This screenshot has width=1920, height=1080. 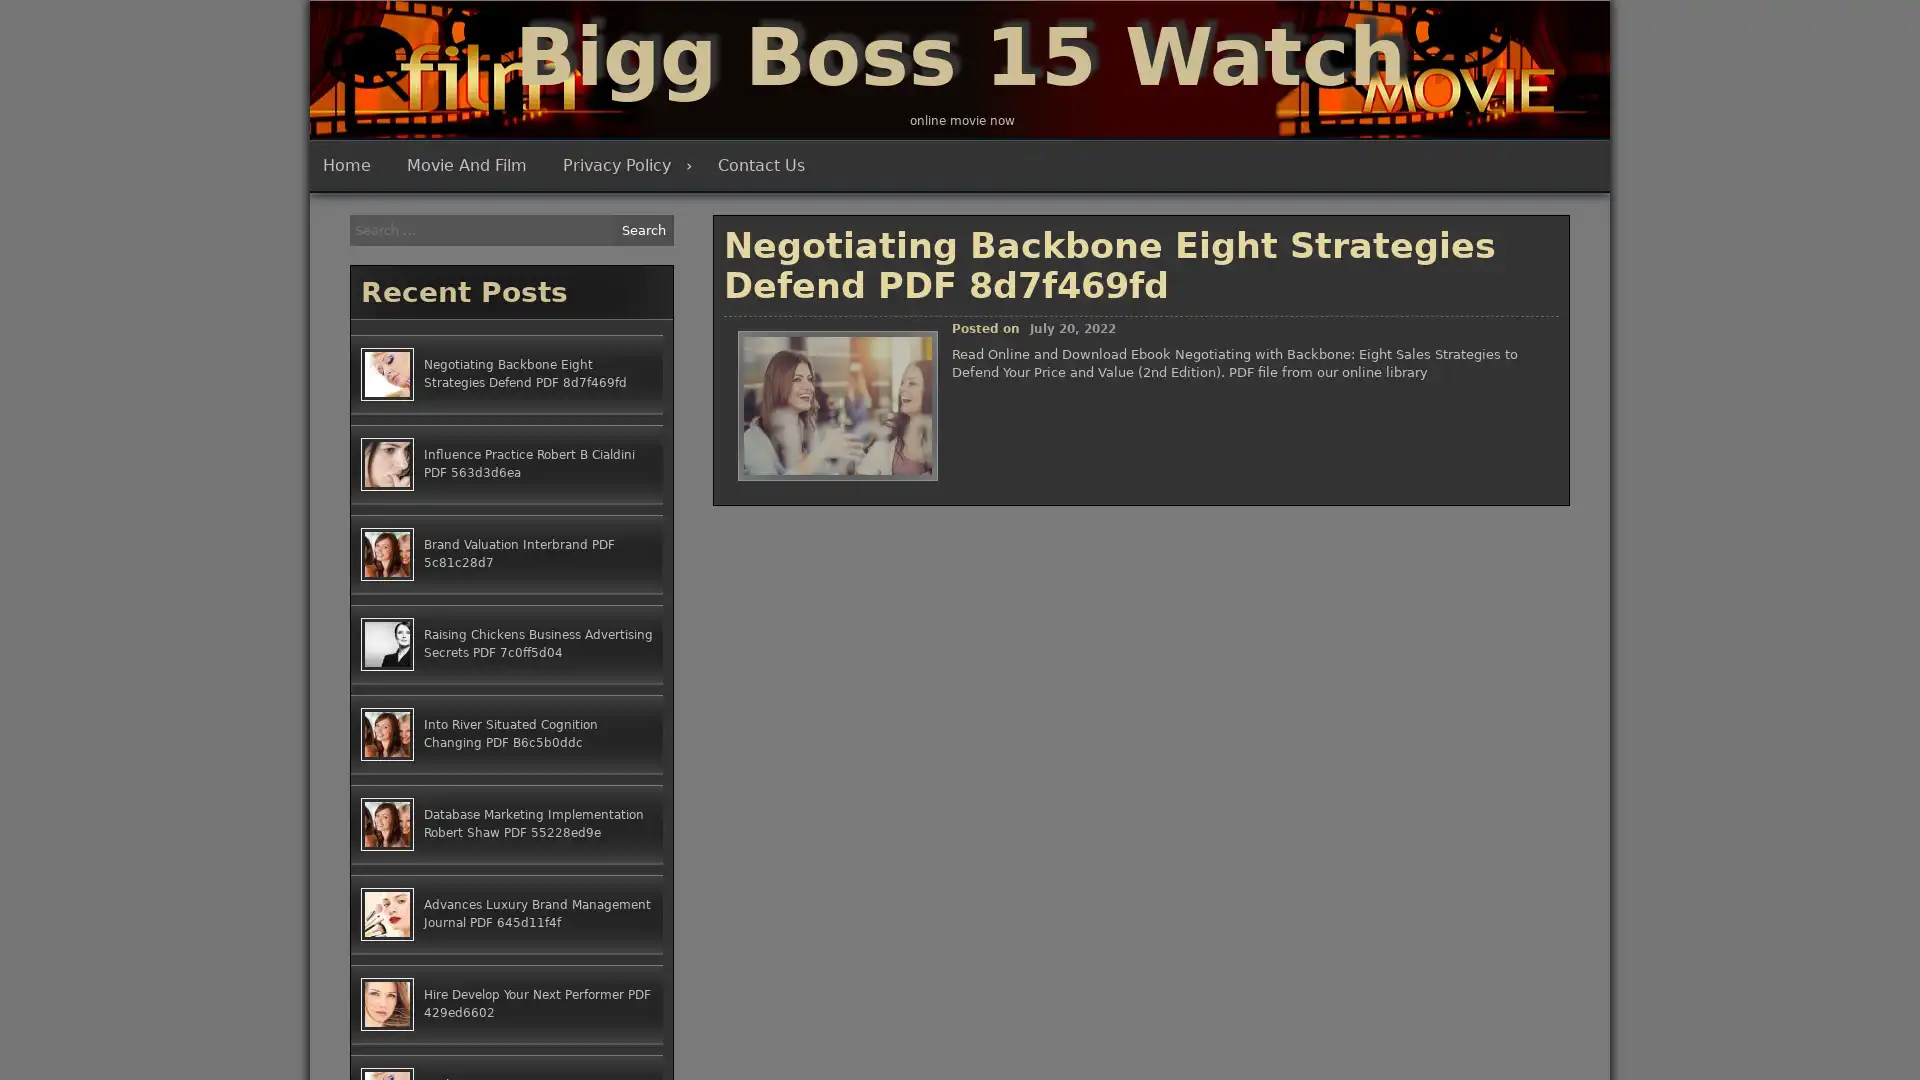 I want to click on Search, so click(x=643, y=229).